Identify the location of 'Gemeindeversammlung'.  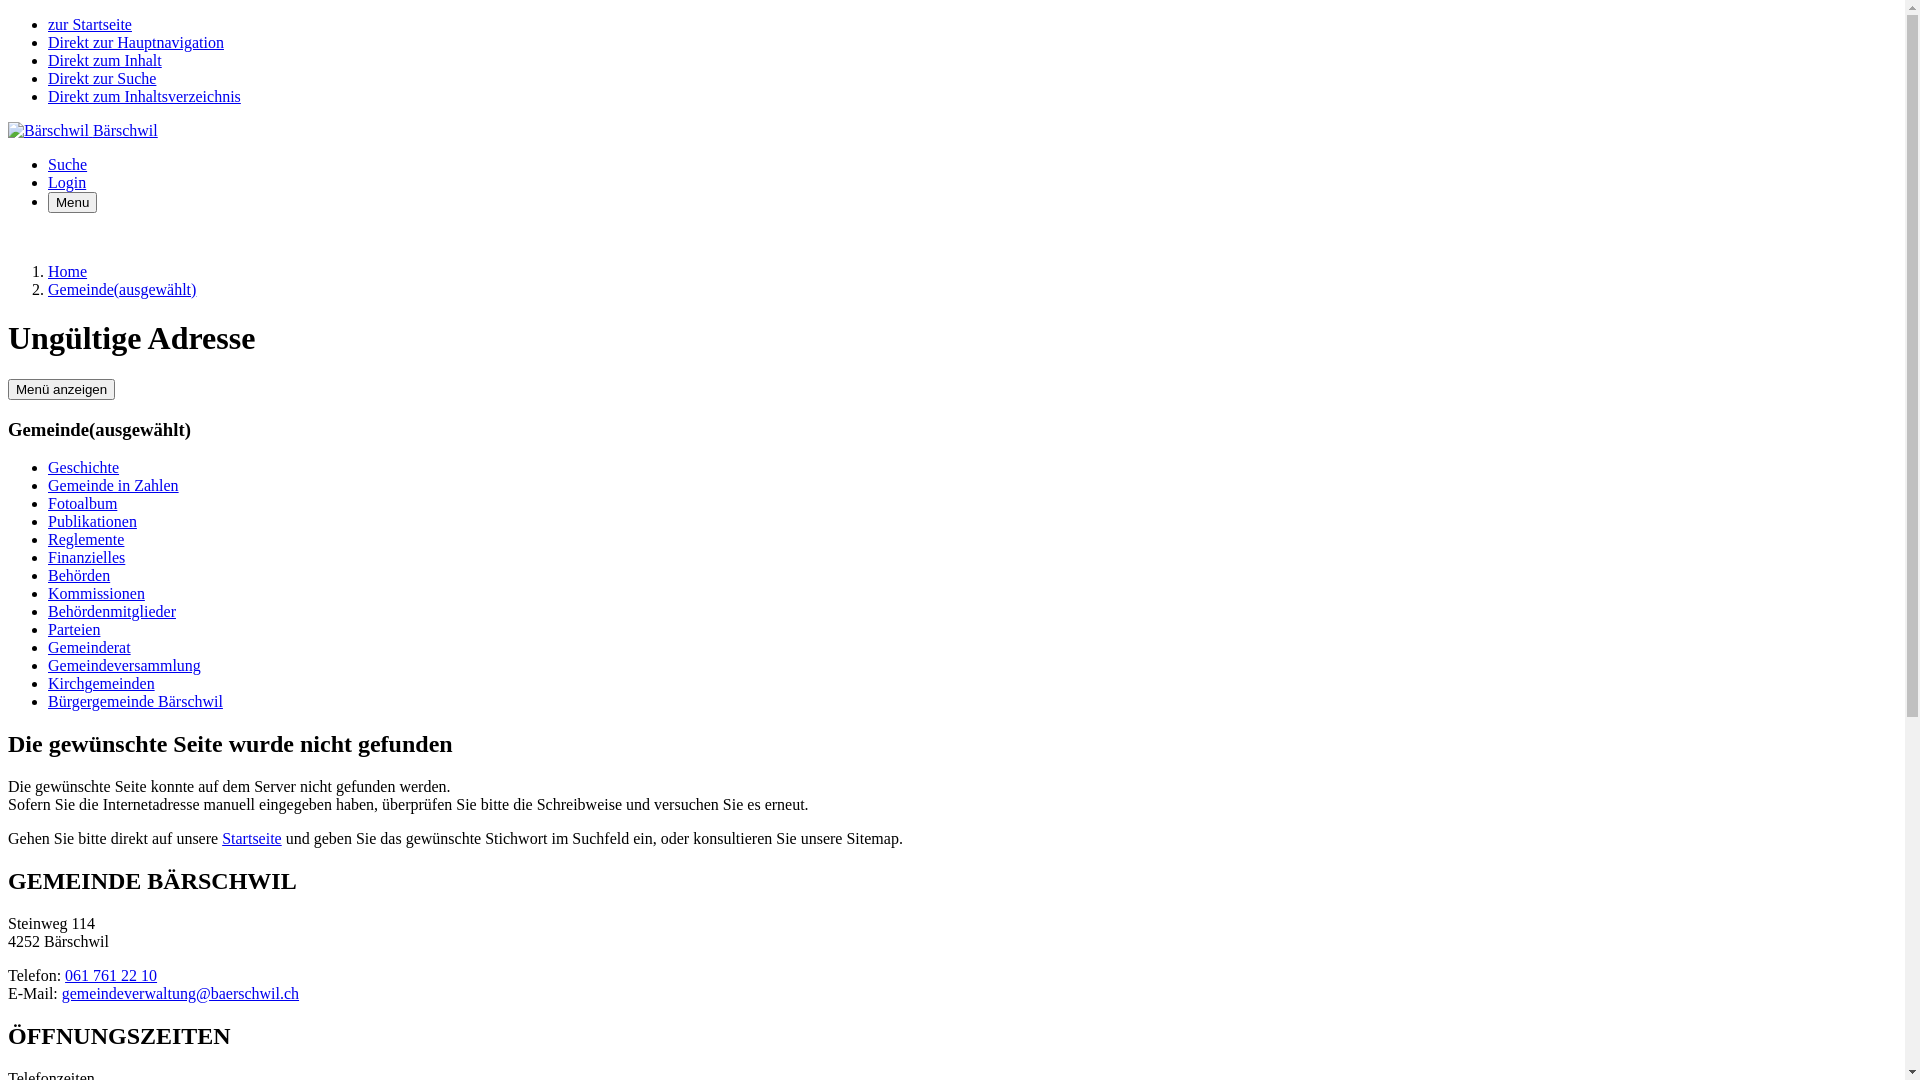
(123, 665).